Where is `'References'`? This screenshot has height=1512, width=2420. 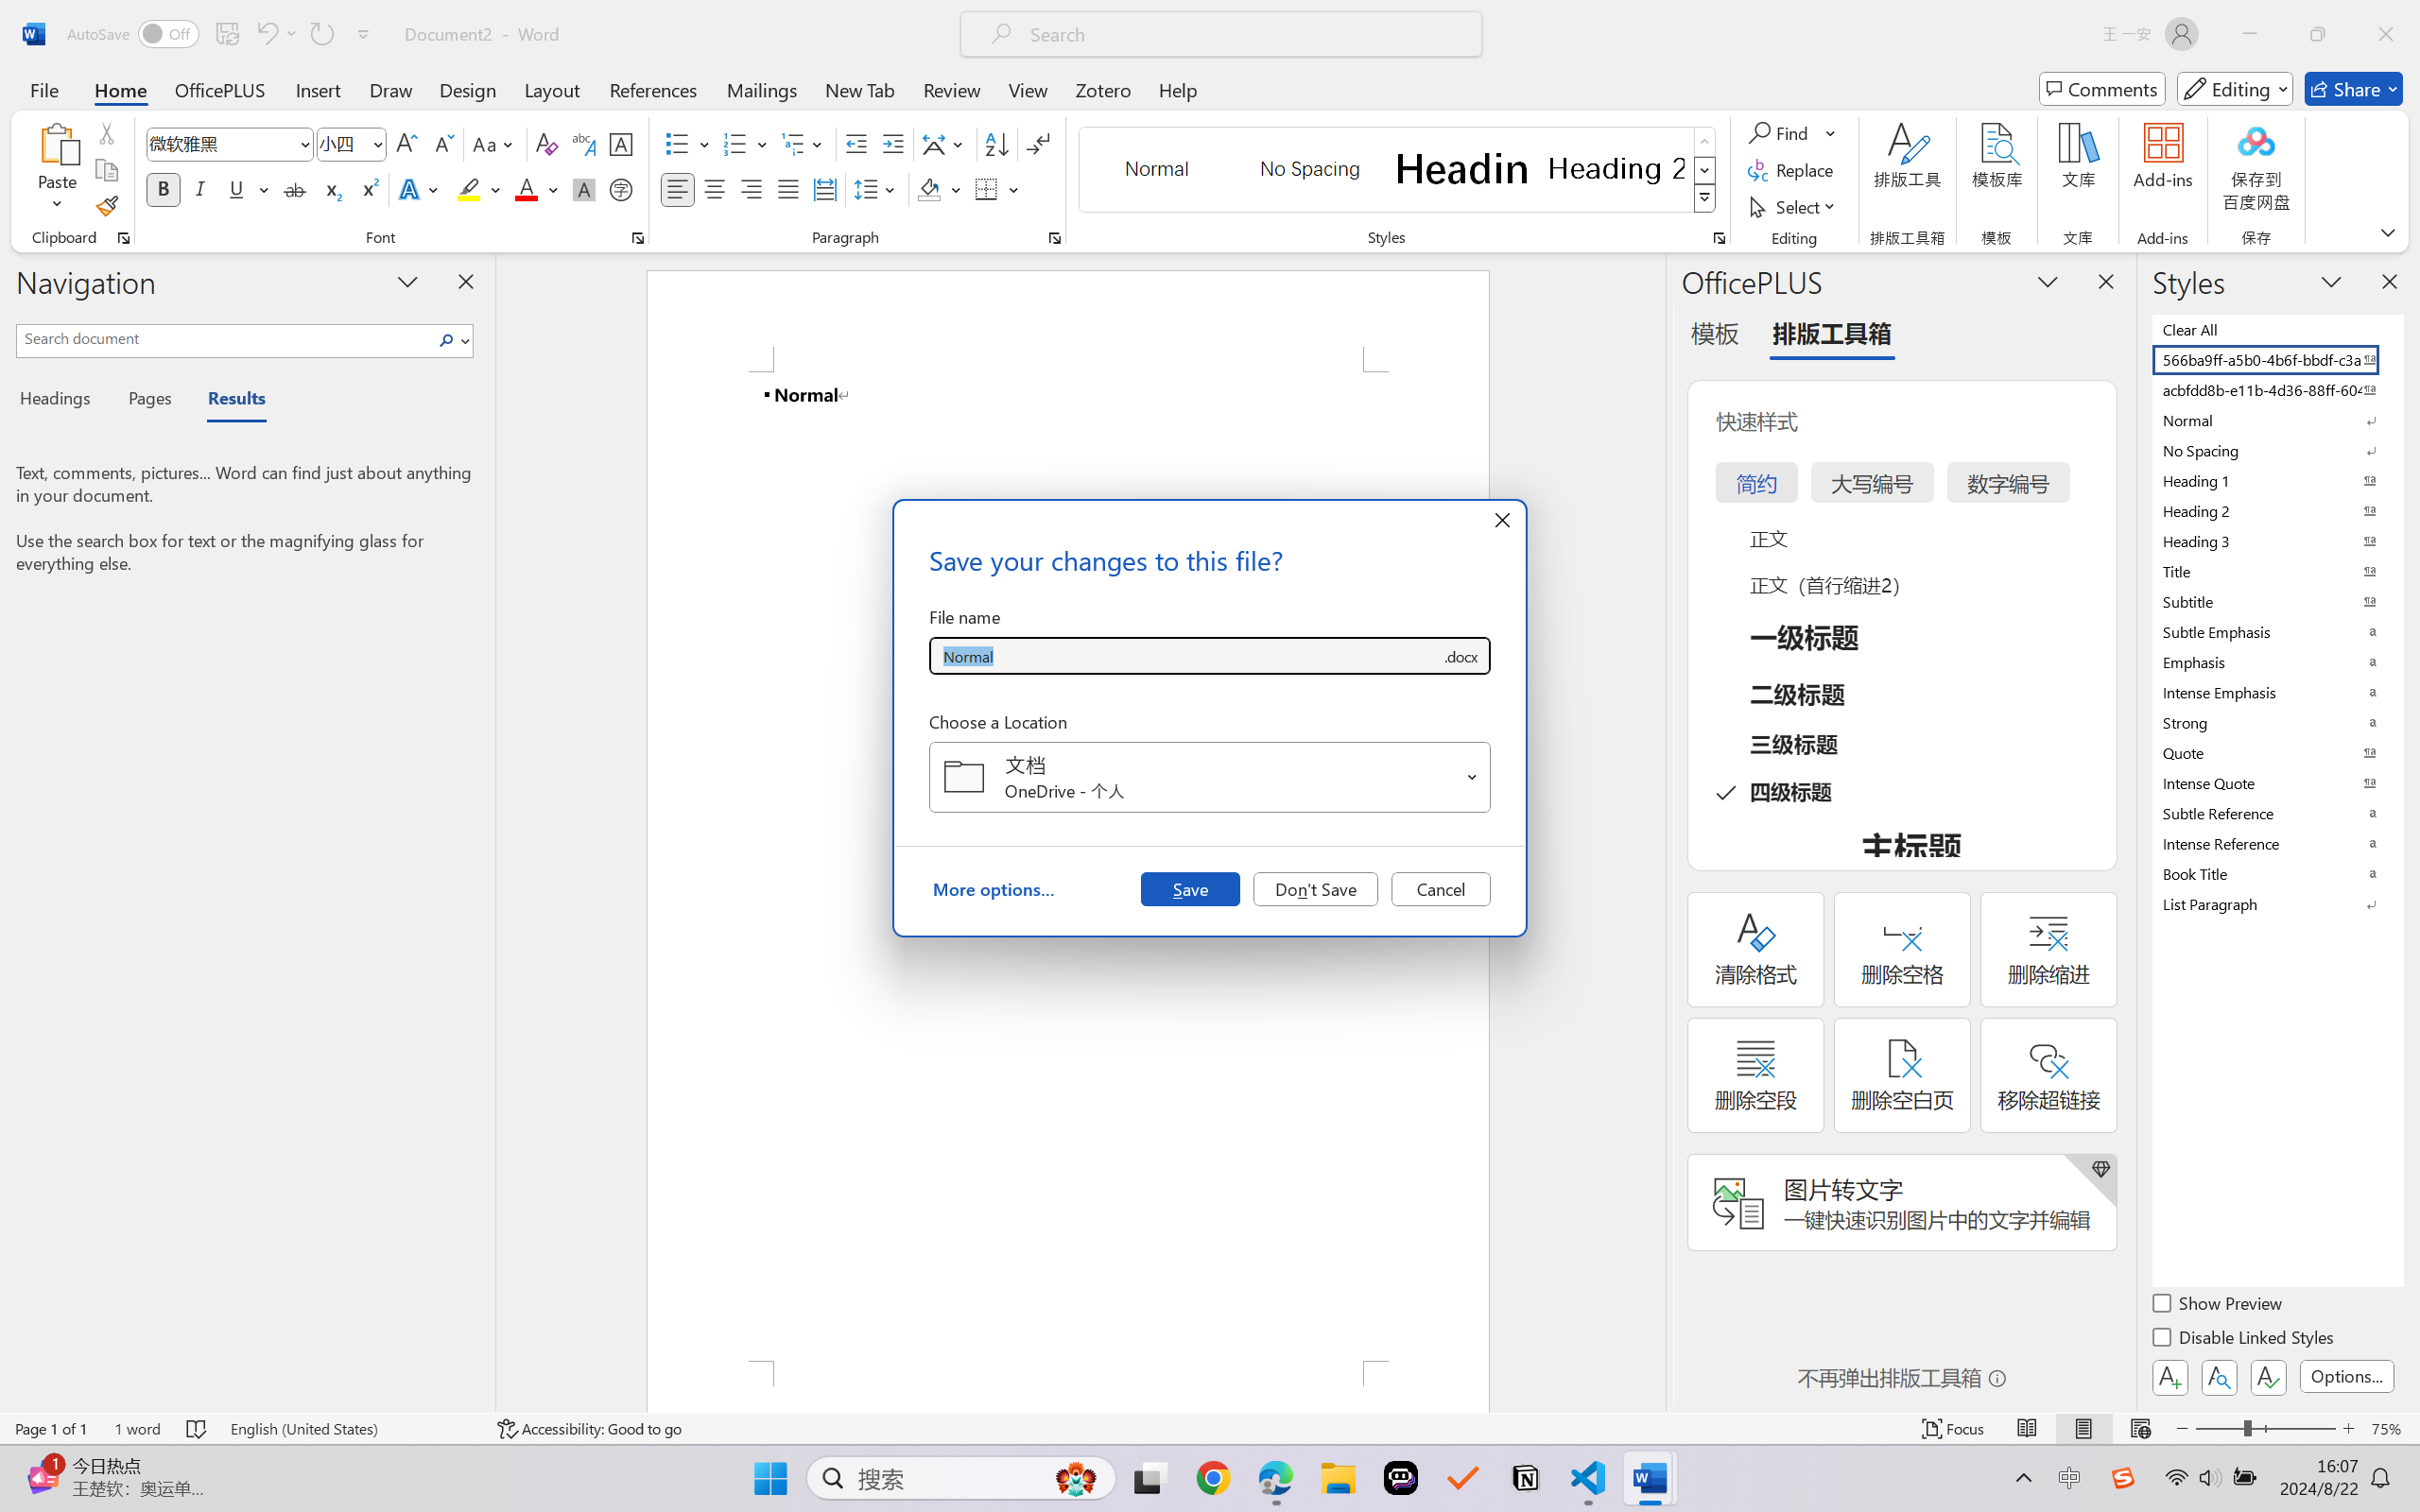 'References' is located at coordinates (653, 88).